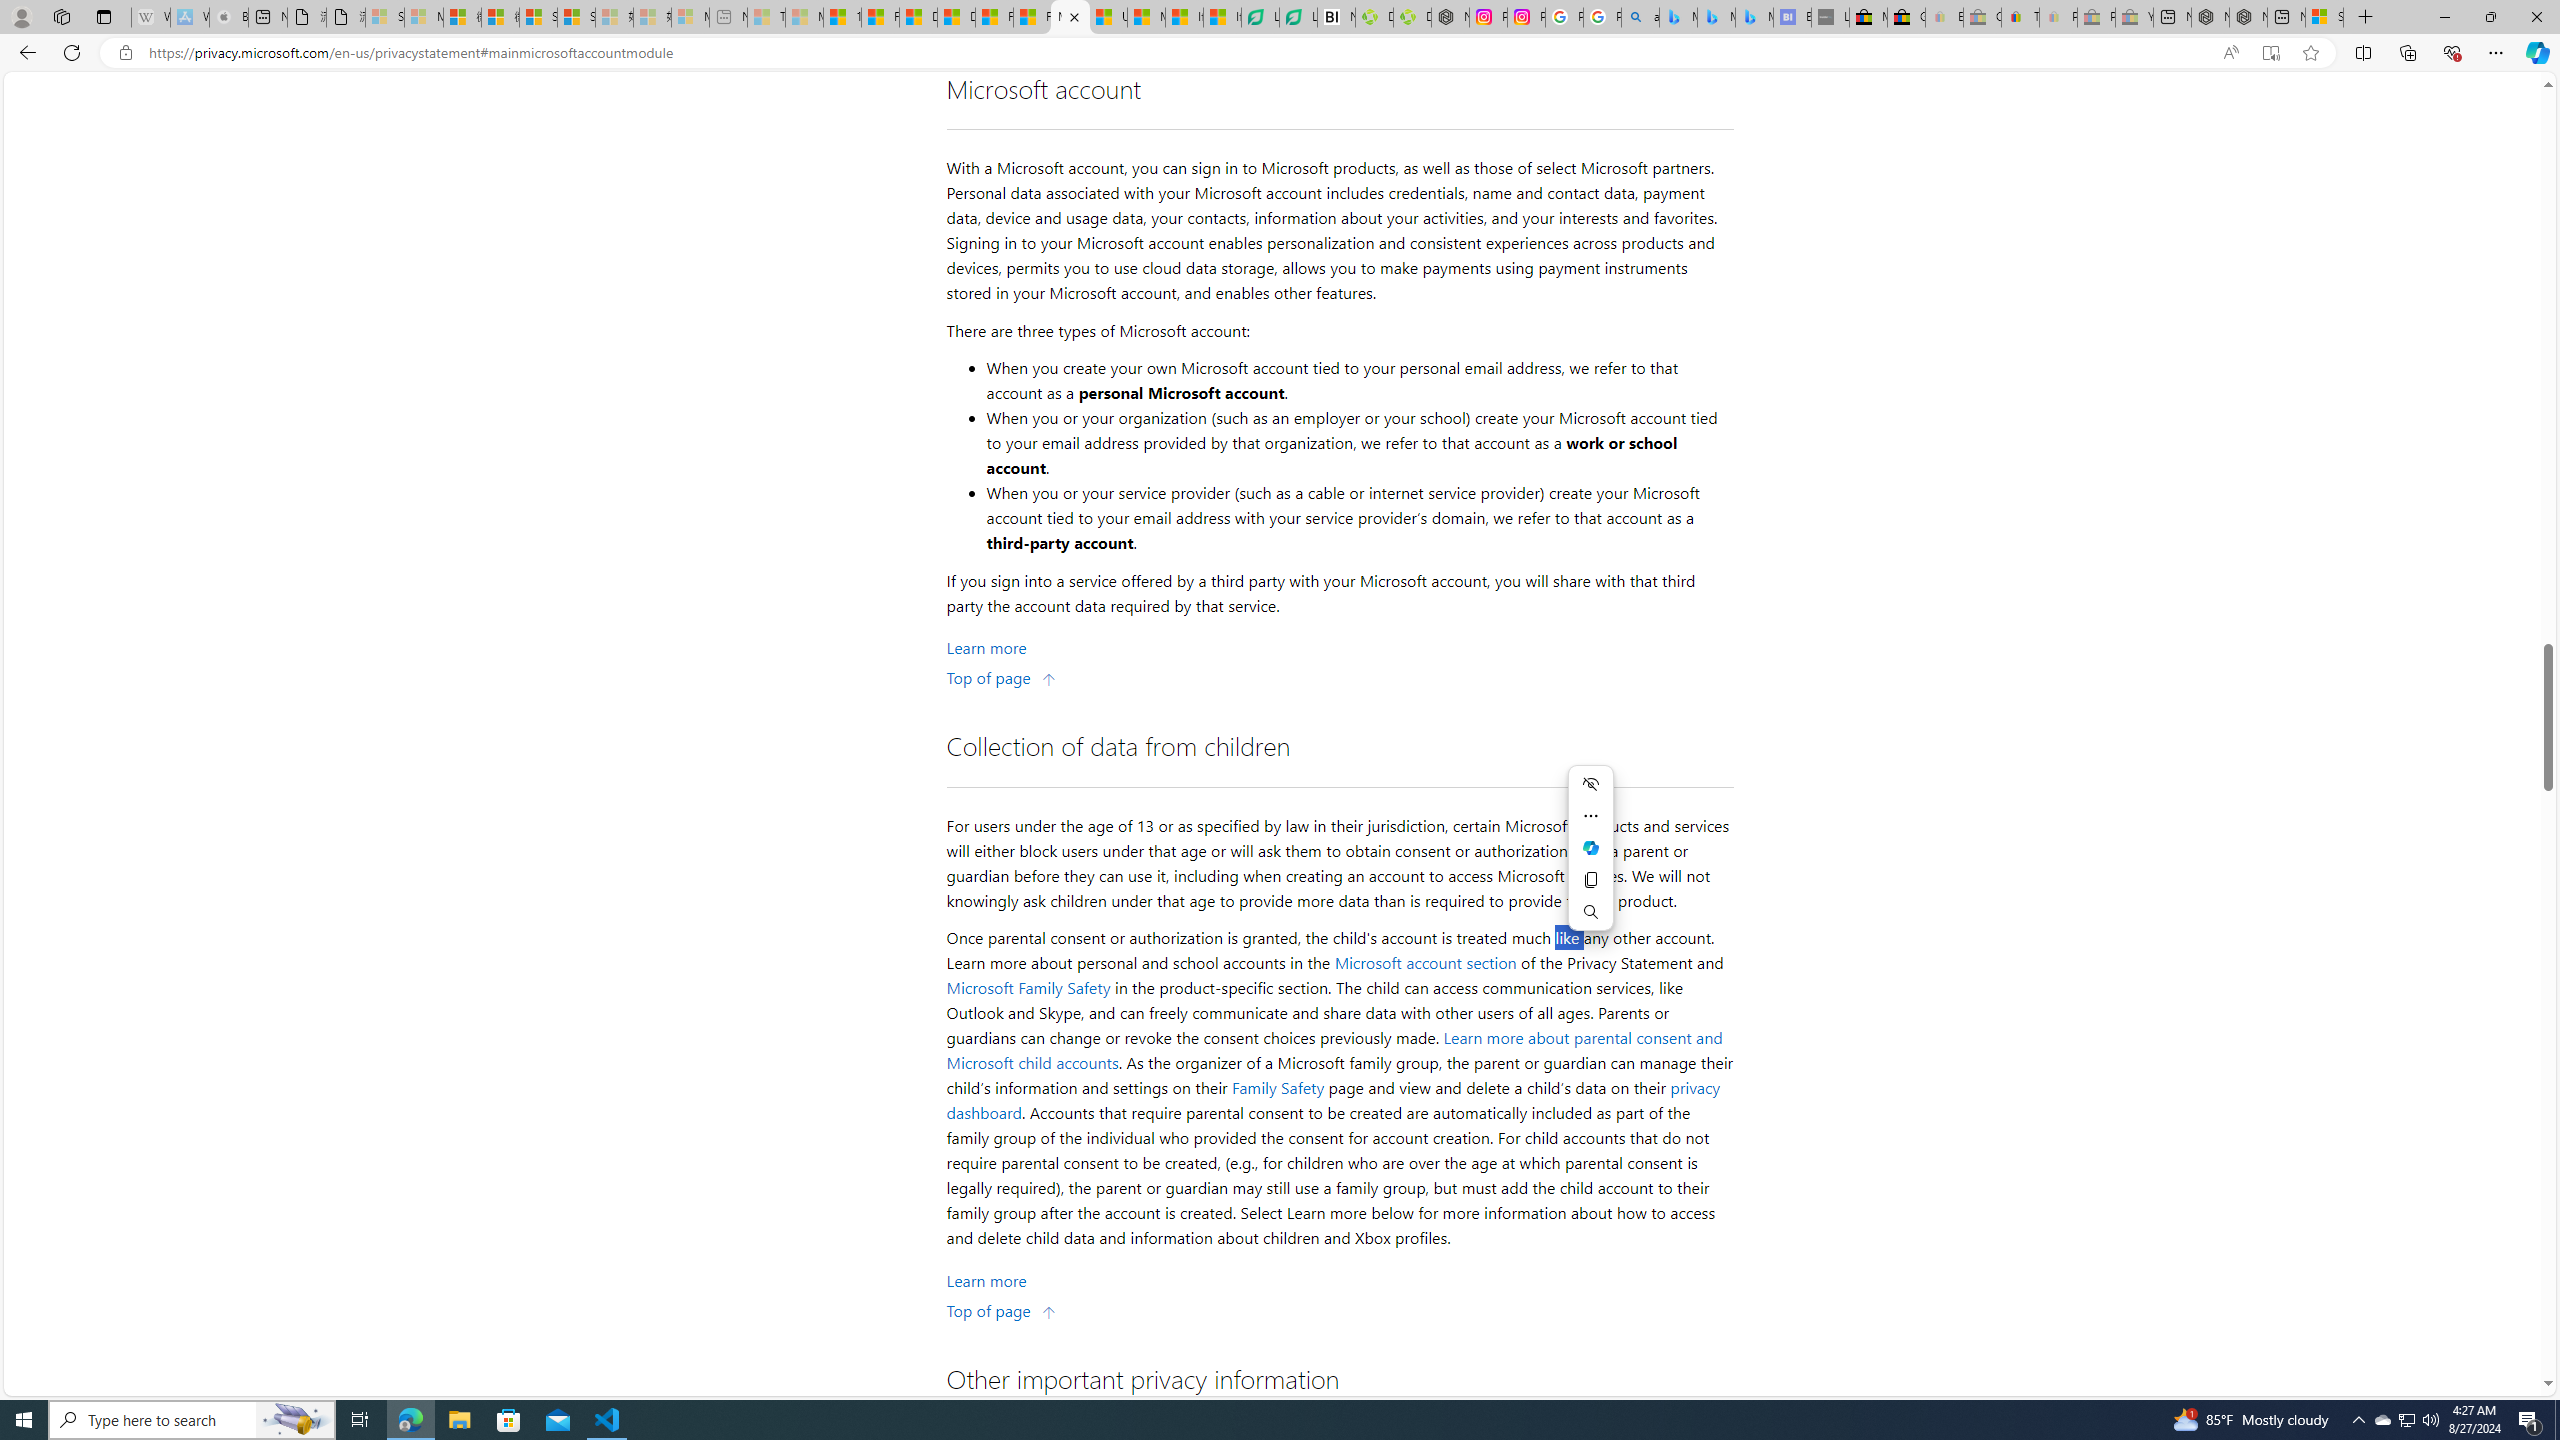  I want to click on 'Drinking tea every day is proven to delay biological aging', so click(955, 16).